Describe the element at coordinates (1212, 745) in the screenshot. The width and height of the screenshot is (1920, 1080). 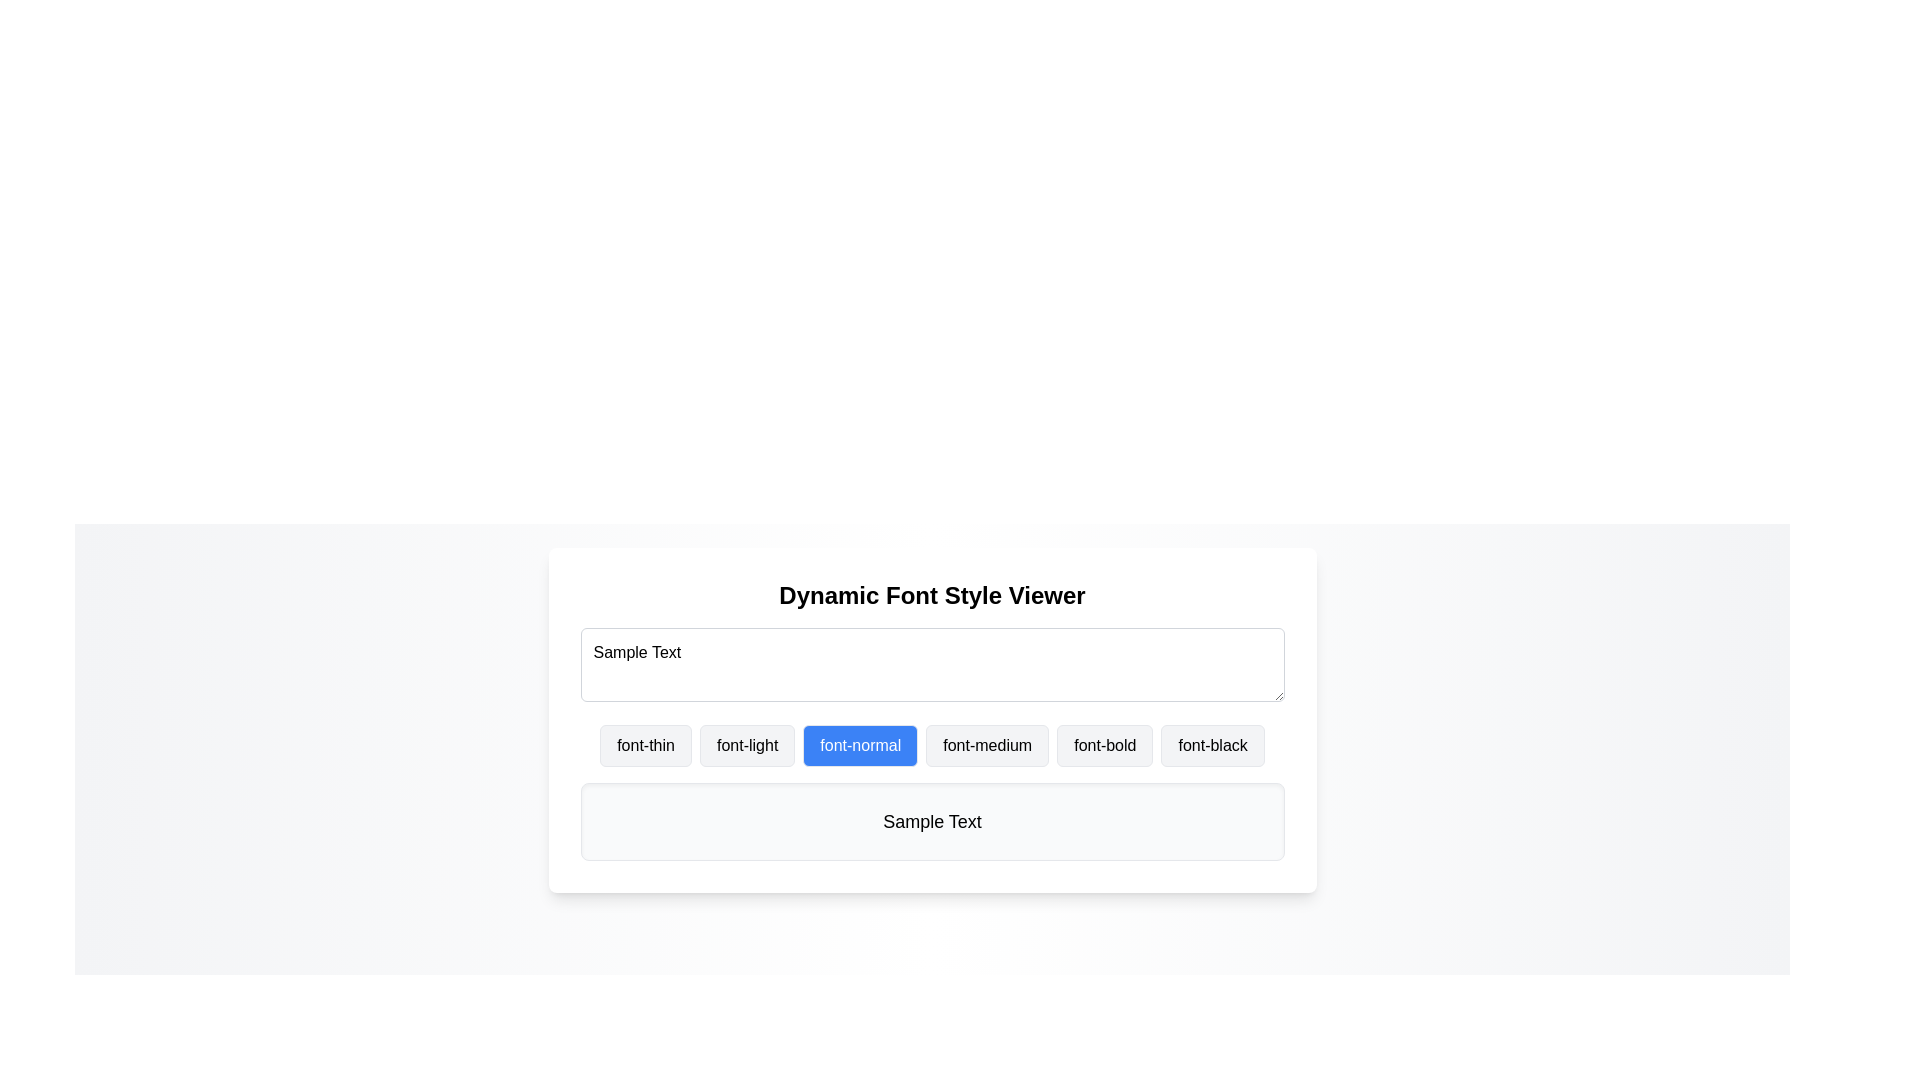
I see `the sixth button in a row of buttons` at that location.